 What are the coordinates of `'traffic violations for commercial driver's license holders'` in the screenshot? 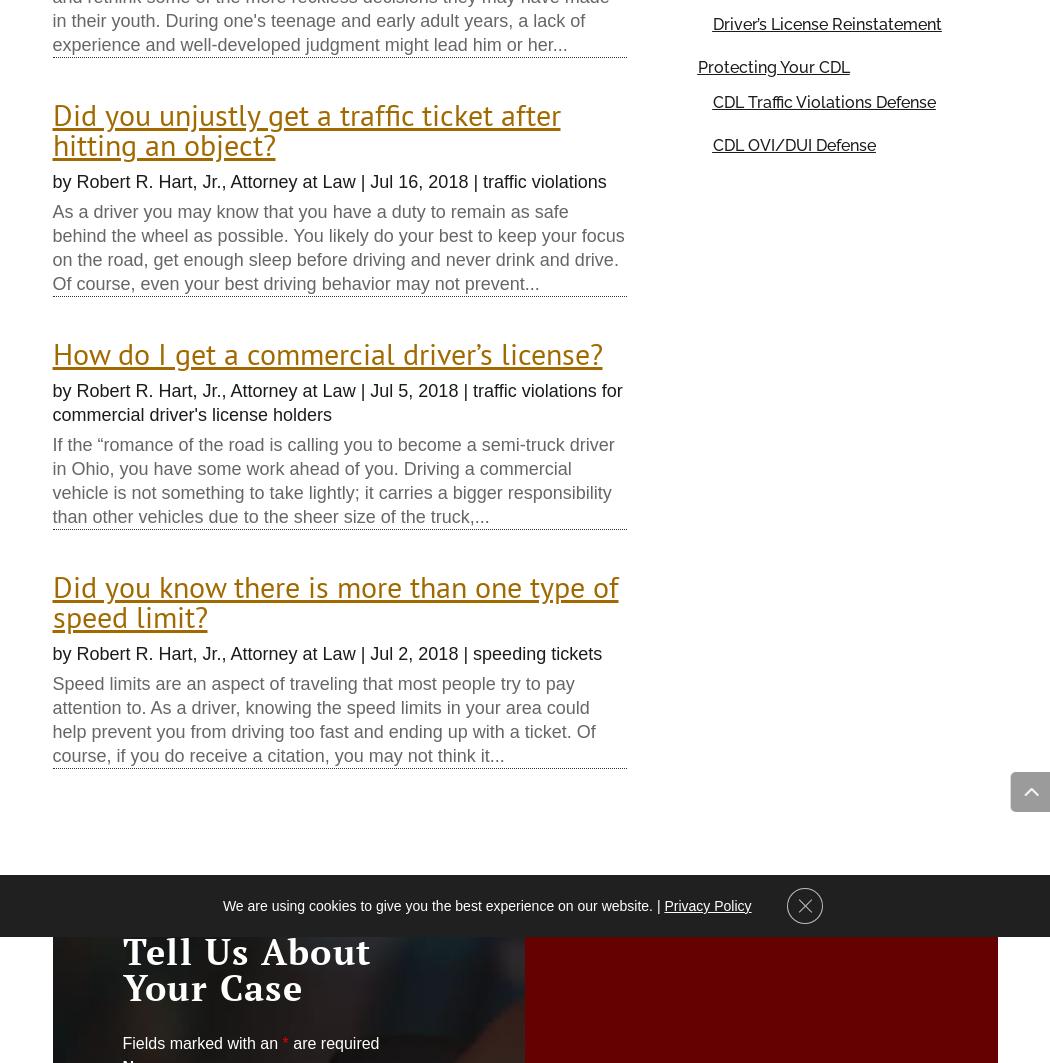 It's located at (337, 402).